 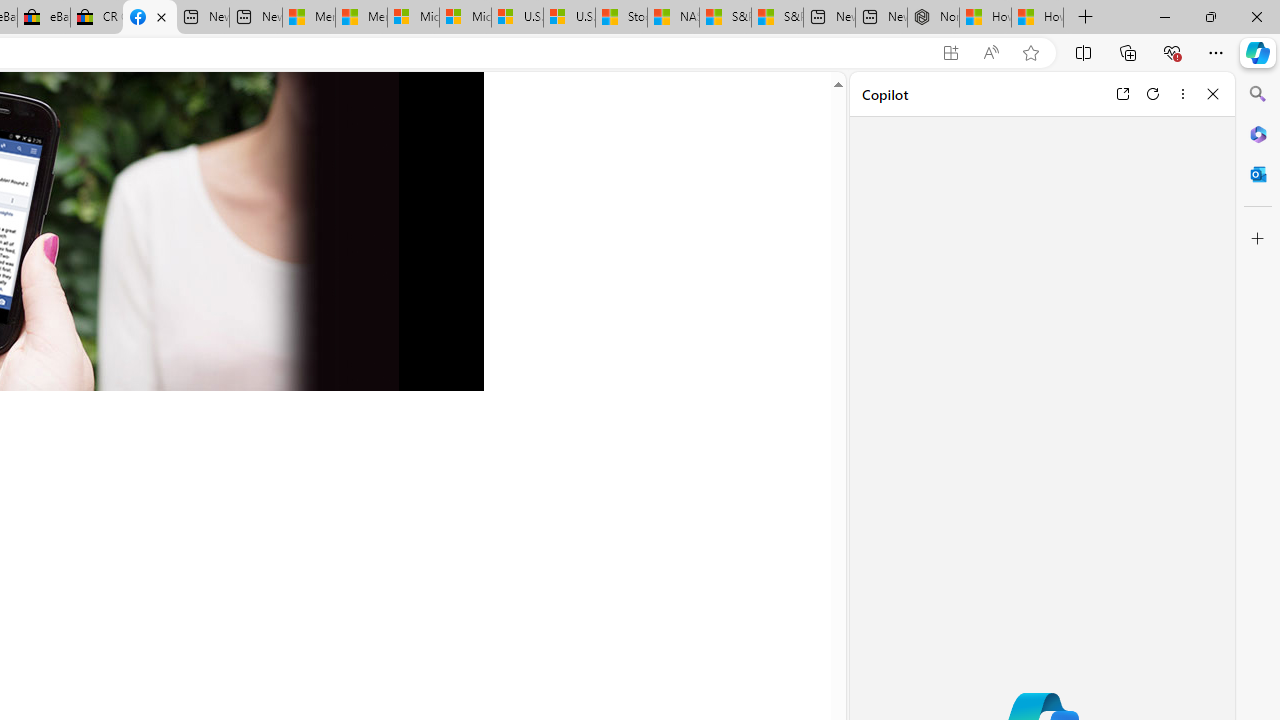 What do you see at coordinates (1085, 17) in the screenshot?
I see `'New Tab'` at bounding box center [1085, 17].